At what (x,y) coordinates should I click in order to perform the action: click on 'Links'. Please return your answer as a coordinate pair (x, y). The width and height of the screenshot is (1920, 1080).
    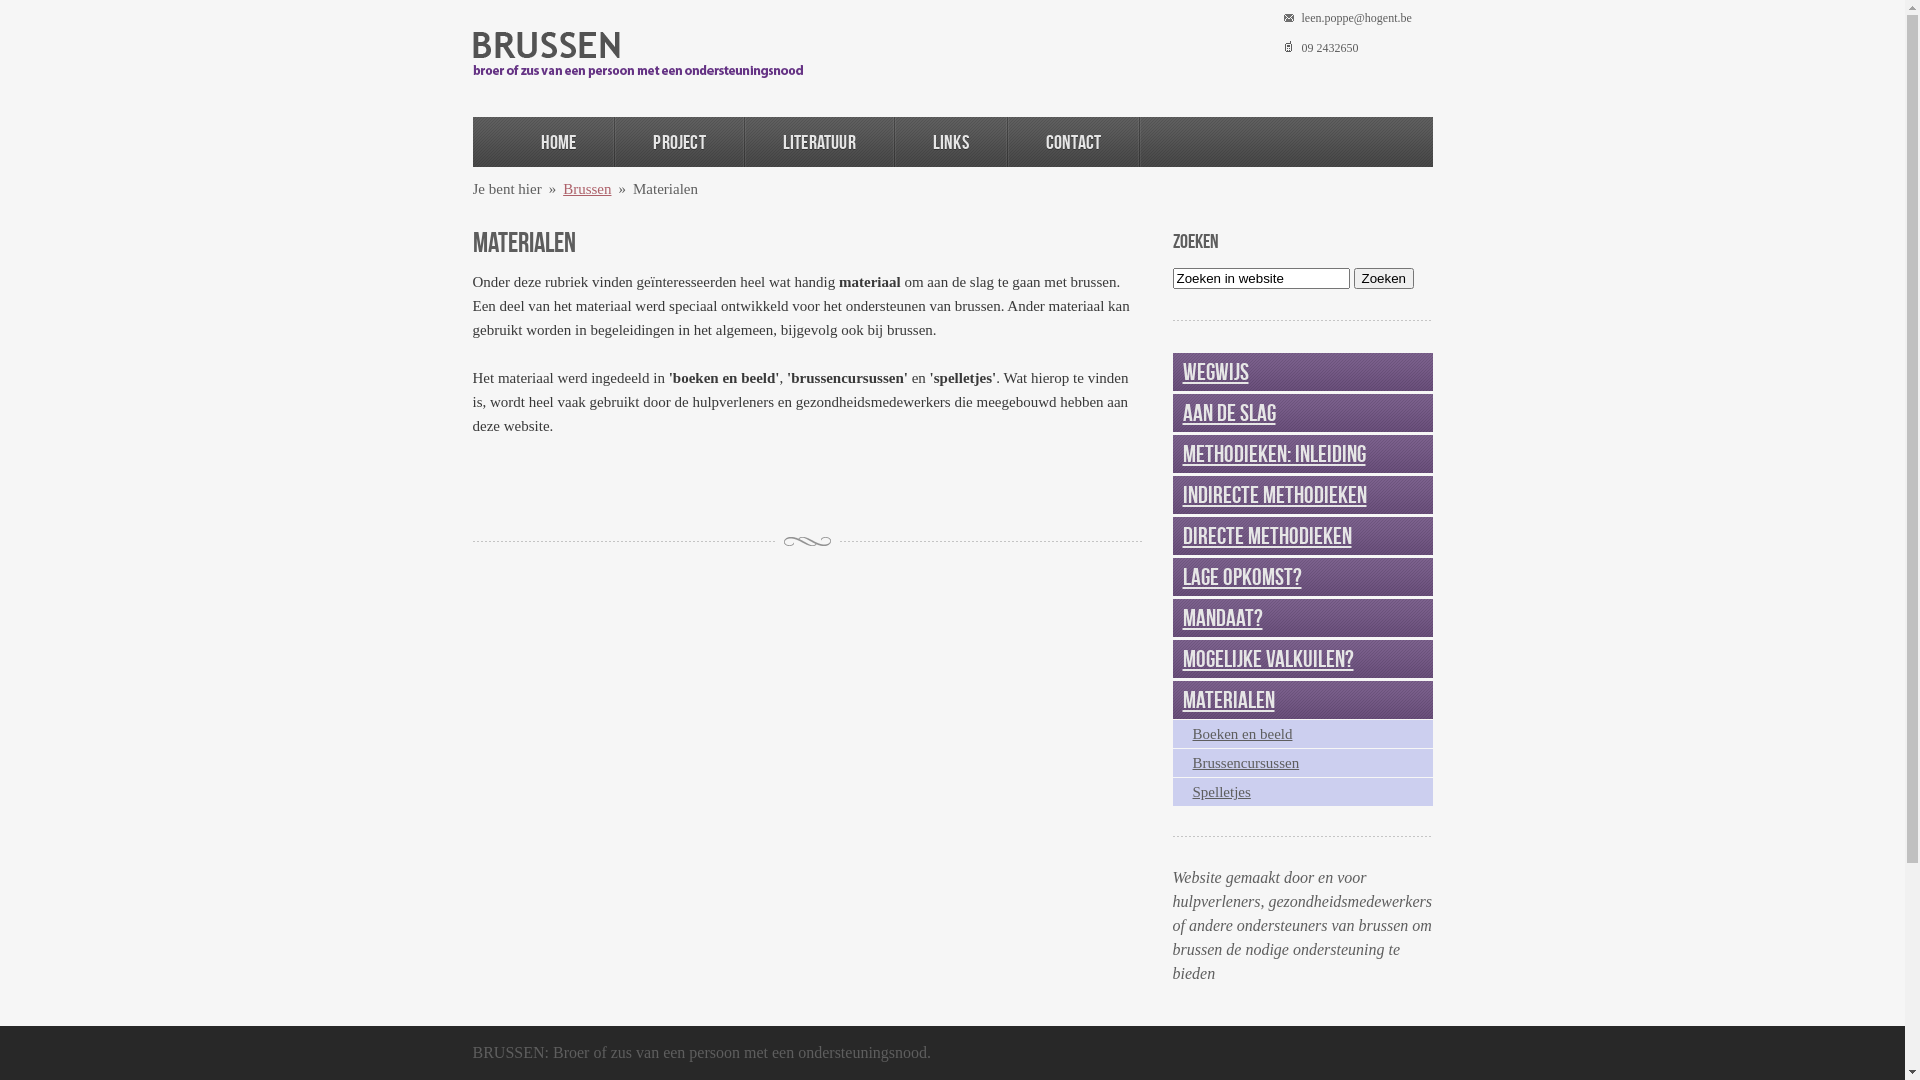
    Looking at the image, I should click on (949, 141).